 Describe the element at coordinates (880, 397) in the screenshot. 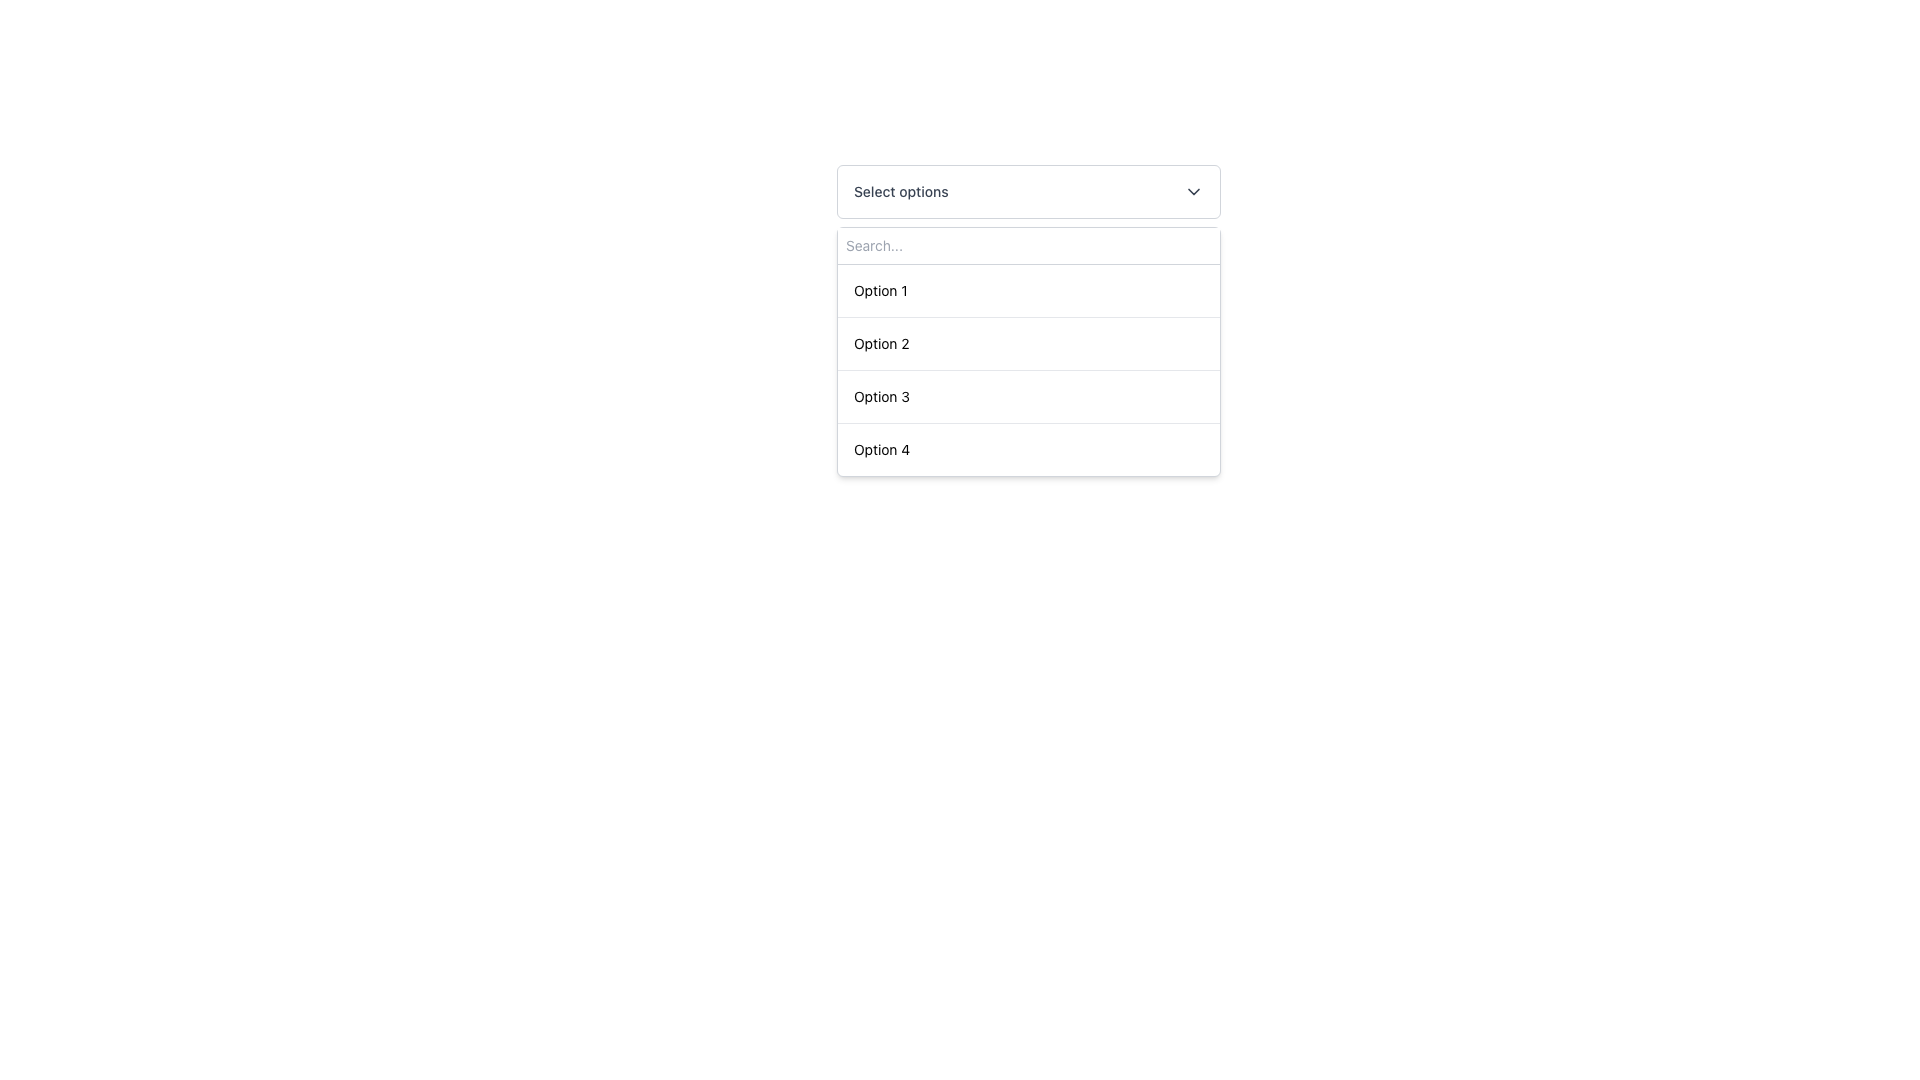

I see `the third option labeled 'Option 3' in the dropdown list` at that location.